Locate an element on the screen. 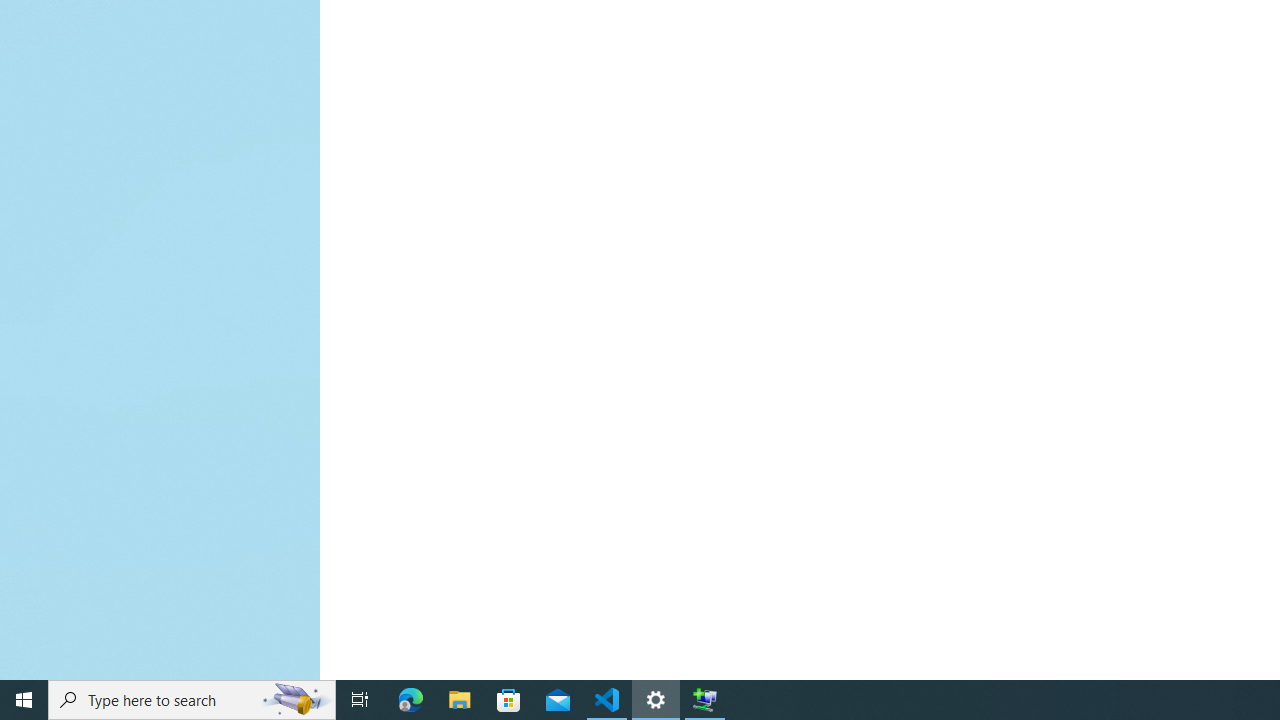  'Visual Studio Code - 1 running window' is located at coordinates (606, 698).